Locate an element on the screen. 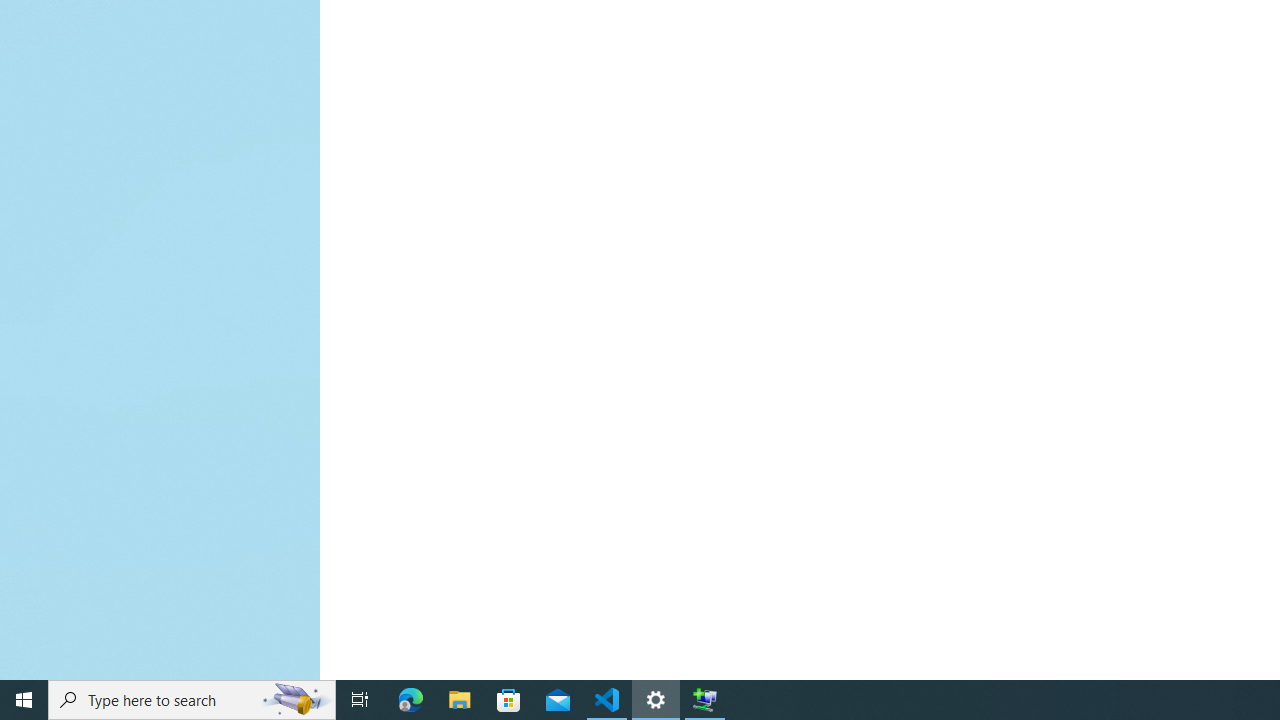  'Visual Studio Code - 1 running window' is located at coordinates (606, 698).